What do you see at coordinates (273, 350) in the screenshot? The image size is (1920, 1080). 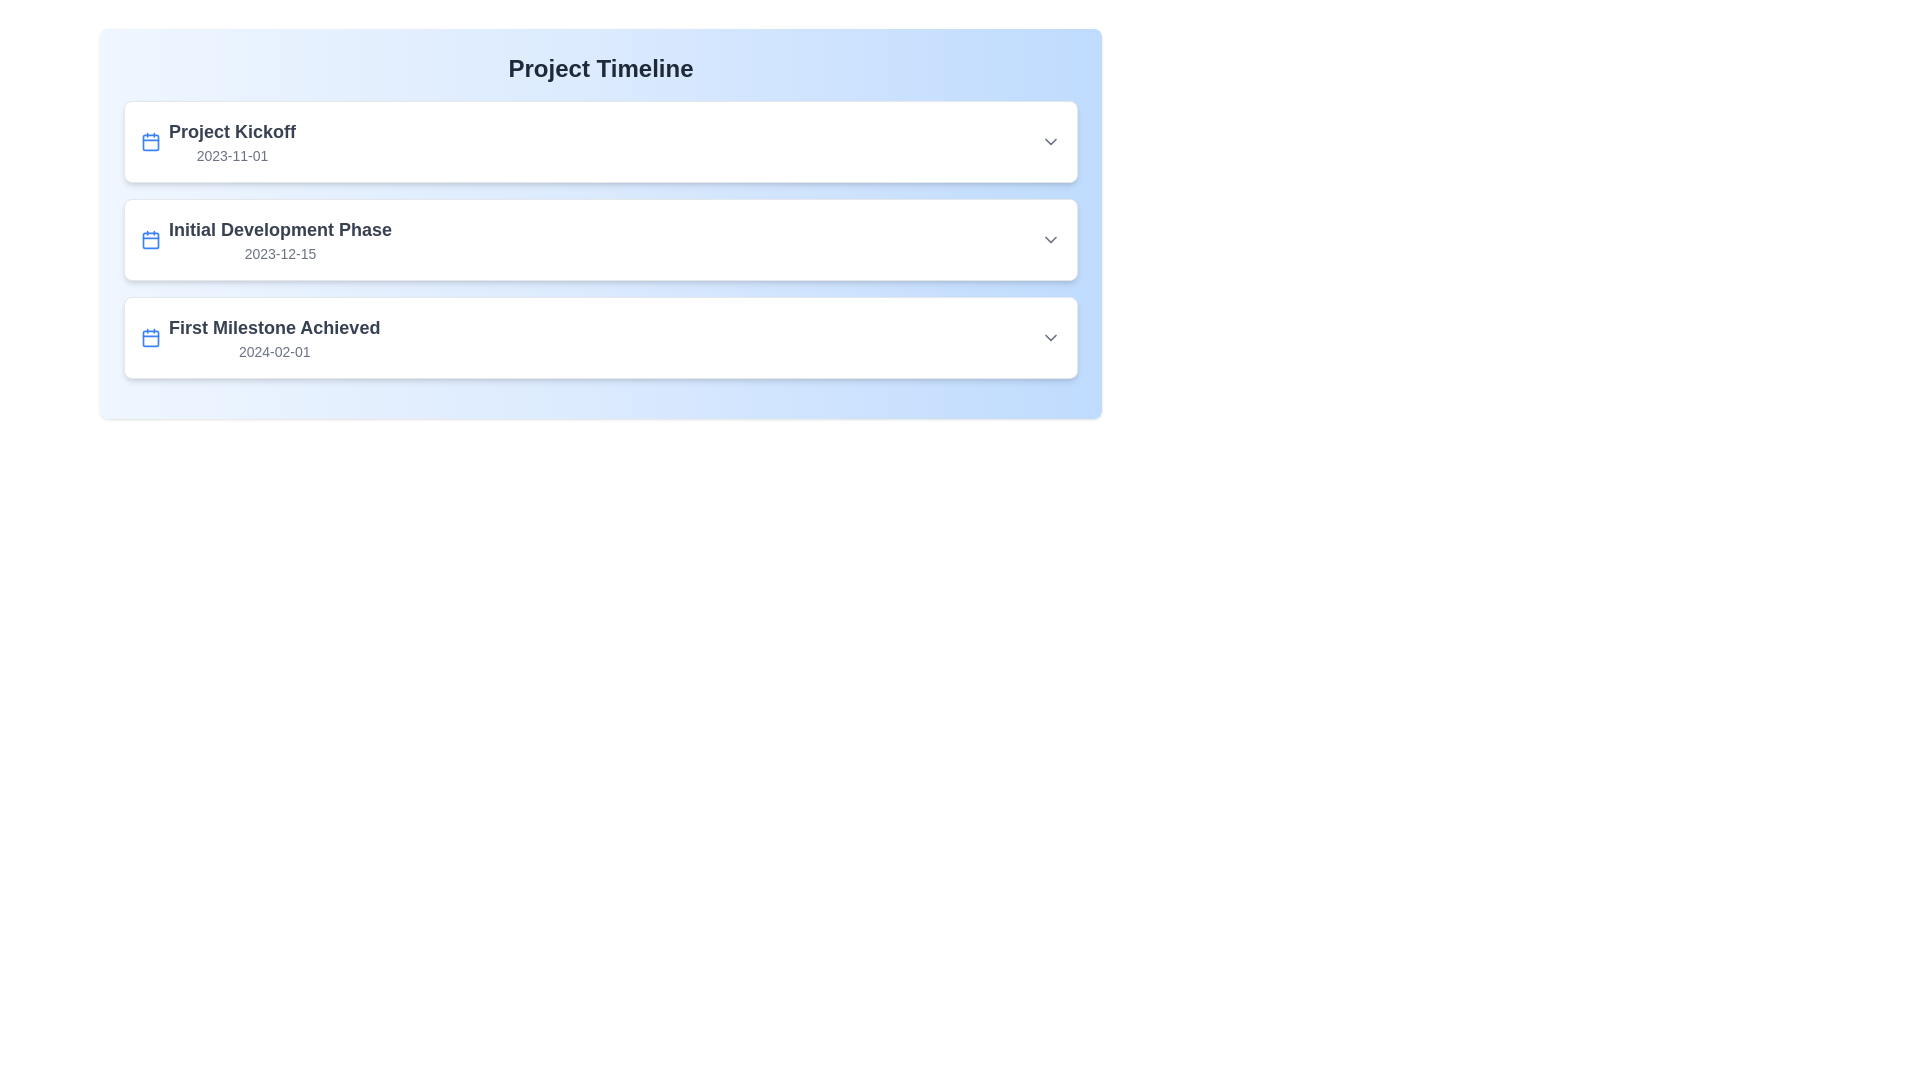 I see `text label displaying the date '2024-02-01' located under the heading 'First Milestone Achieved' in the milestones list` at bounding box center [273, 350].